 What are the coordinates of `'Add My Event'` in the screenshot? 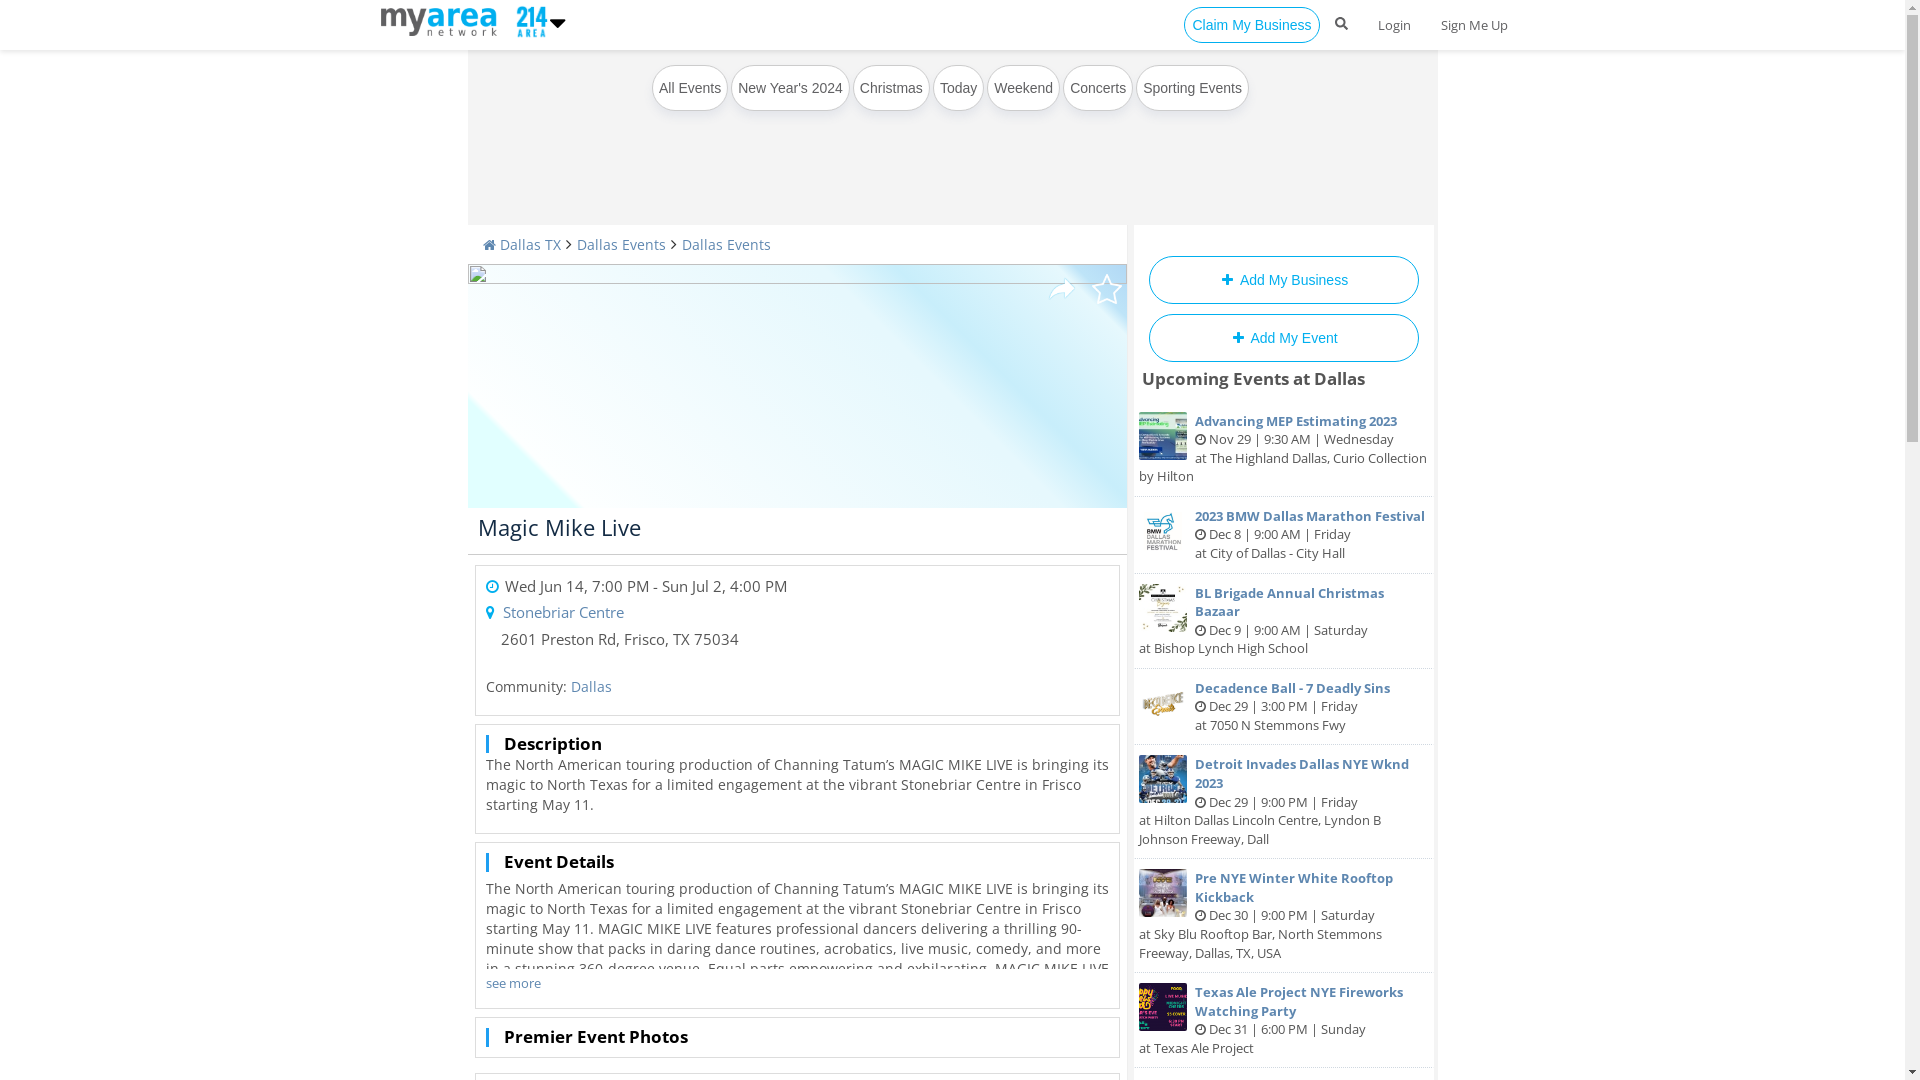 It's located at (1282, 337).